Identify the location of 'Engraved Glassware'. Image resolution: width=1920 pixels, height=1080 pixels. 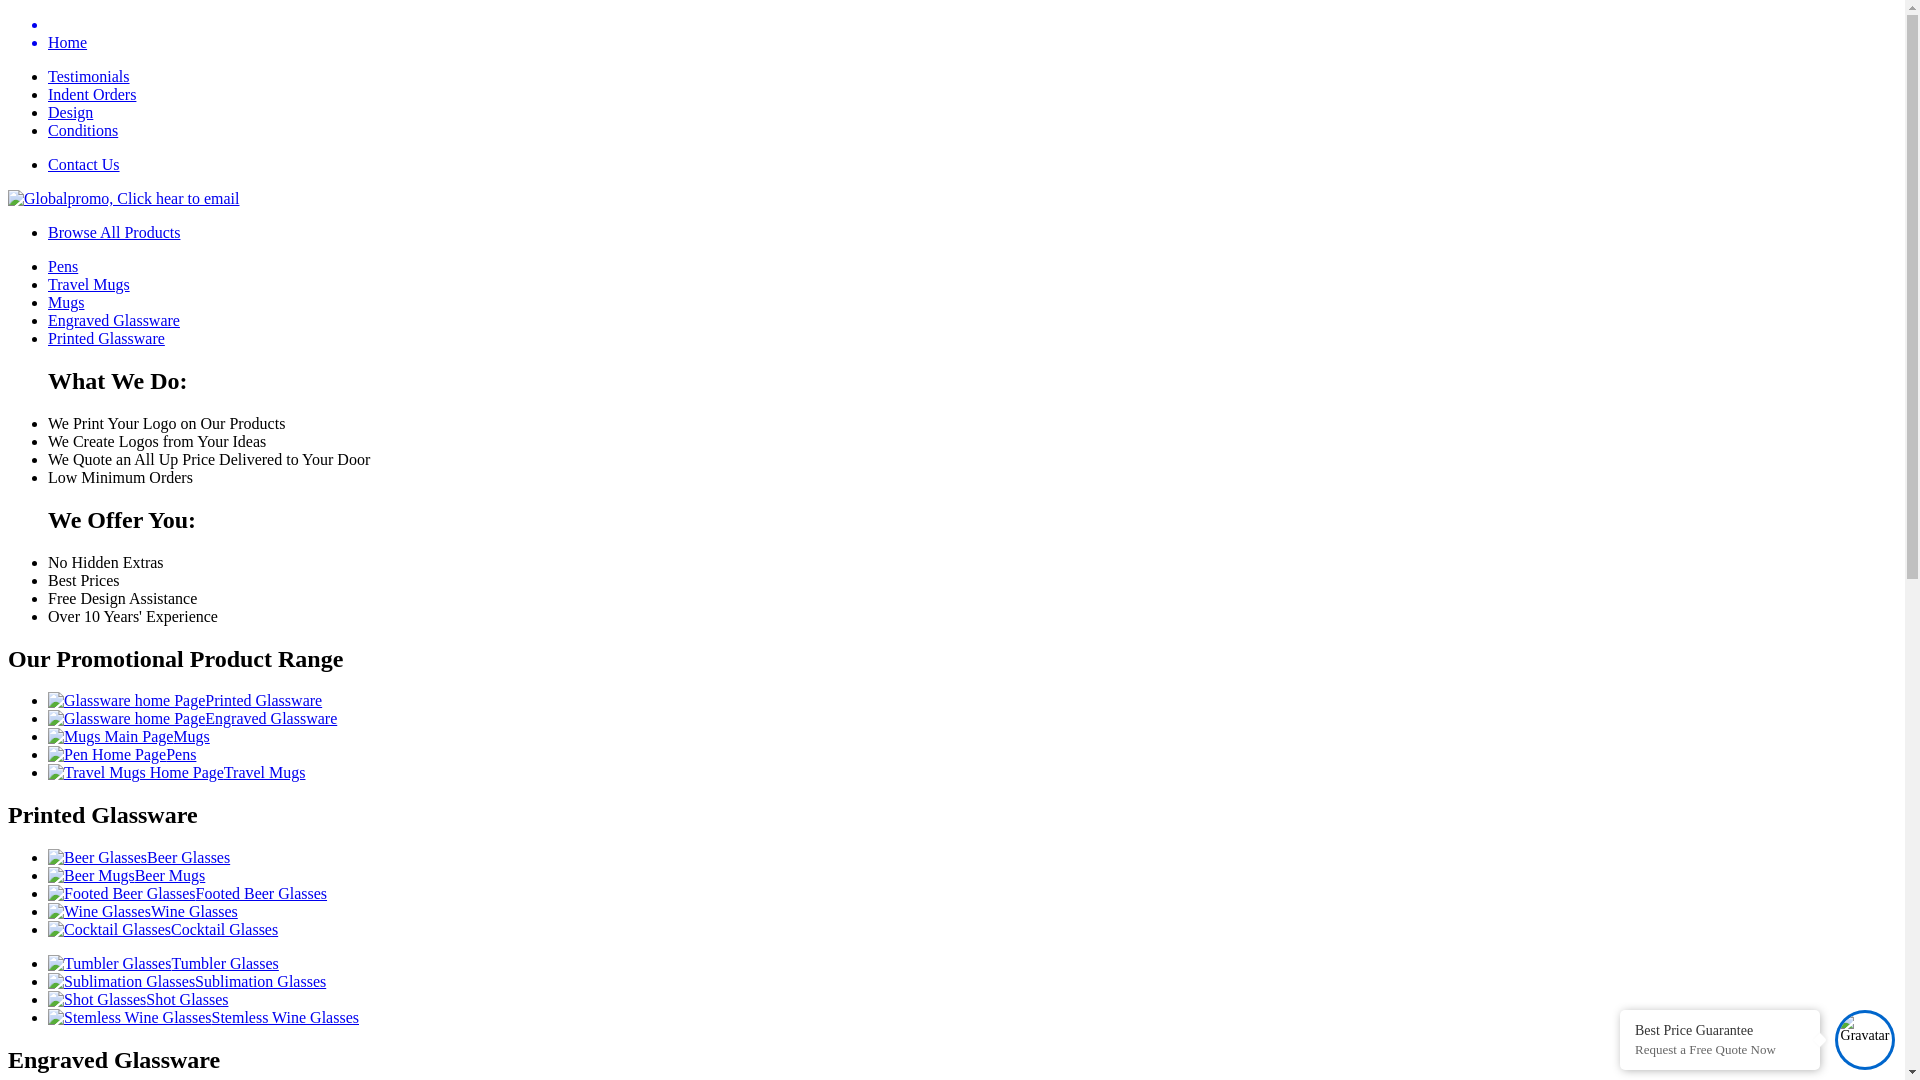
(113, 319).